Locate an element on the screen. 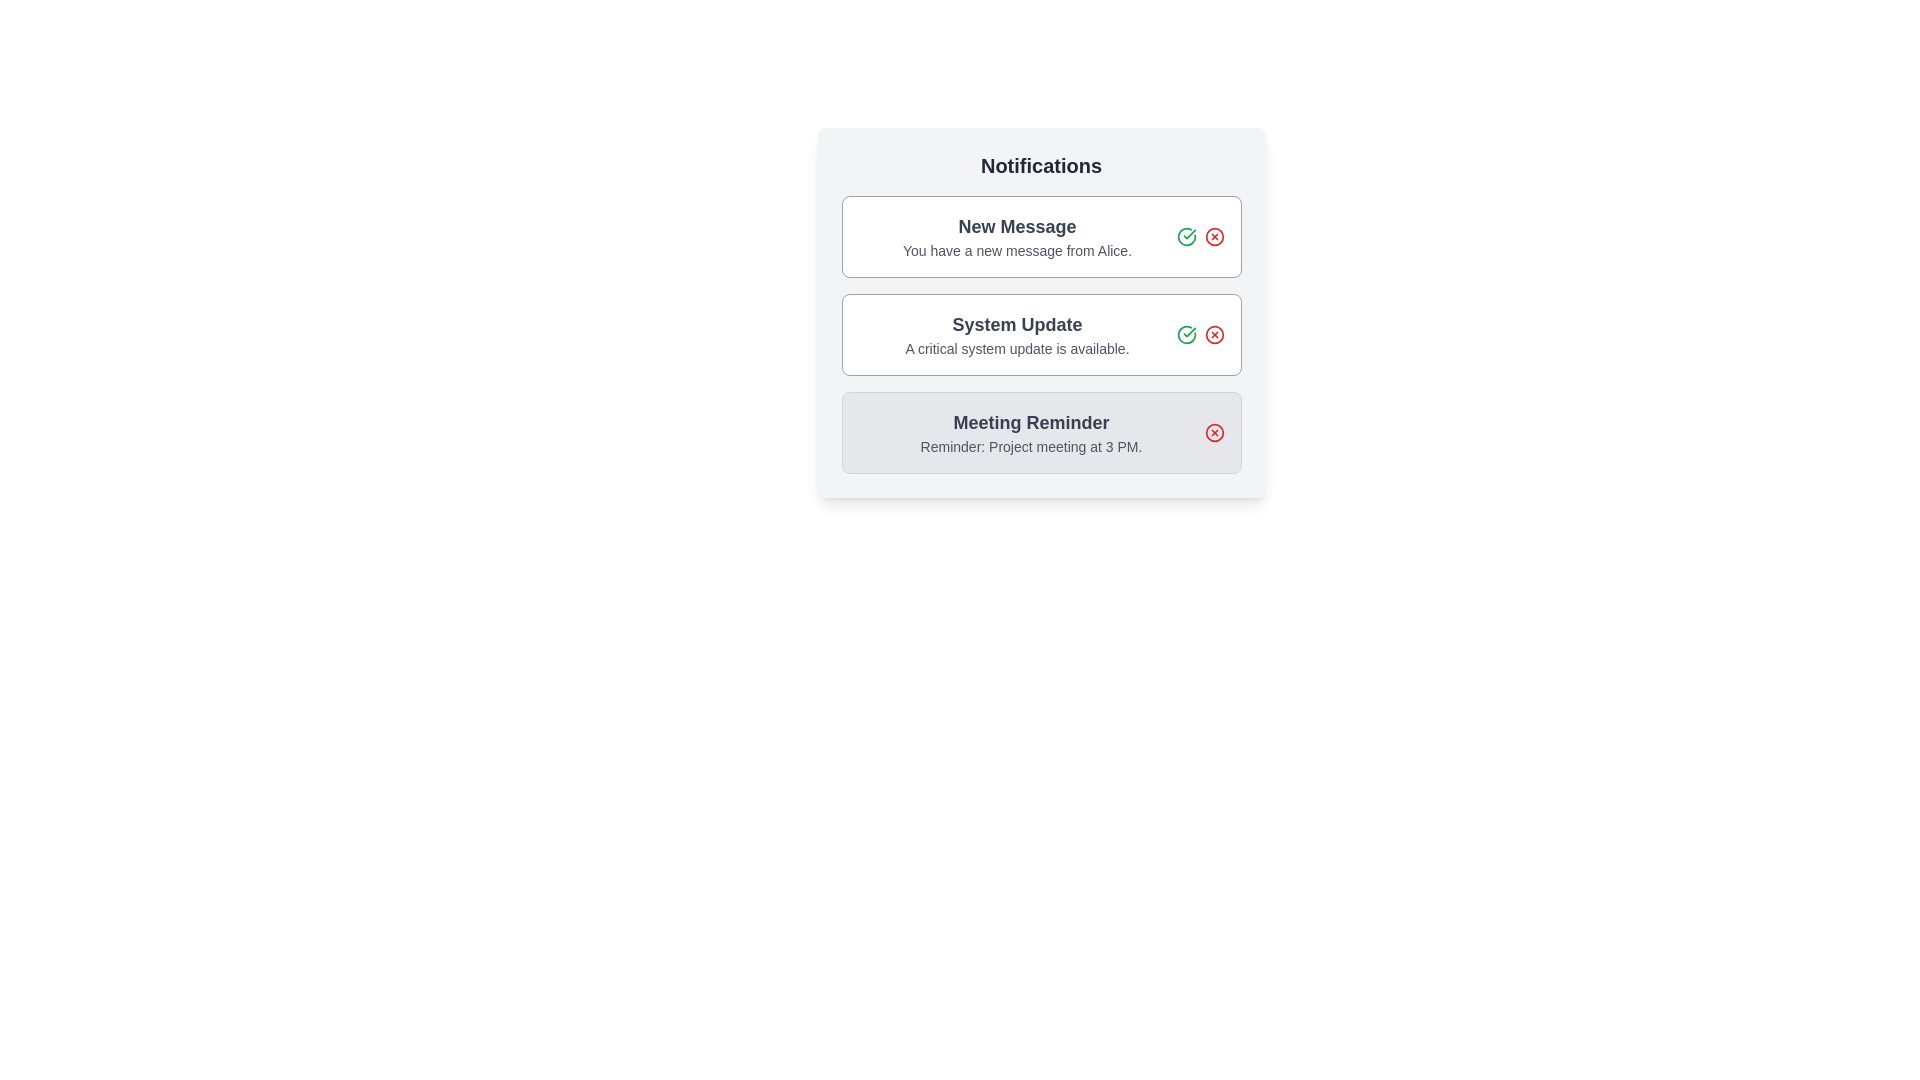  green check button to mark the notification as read is located at coordinates (1186, 235).